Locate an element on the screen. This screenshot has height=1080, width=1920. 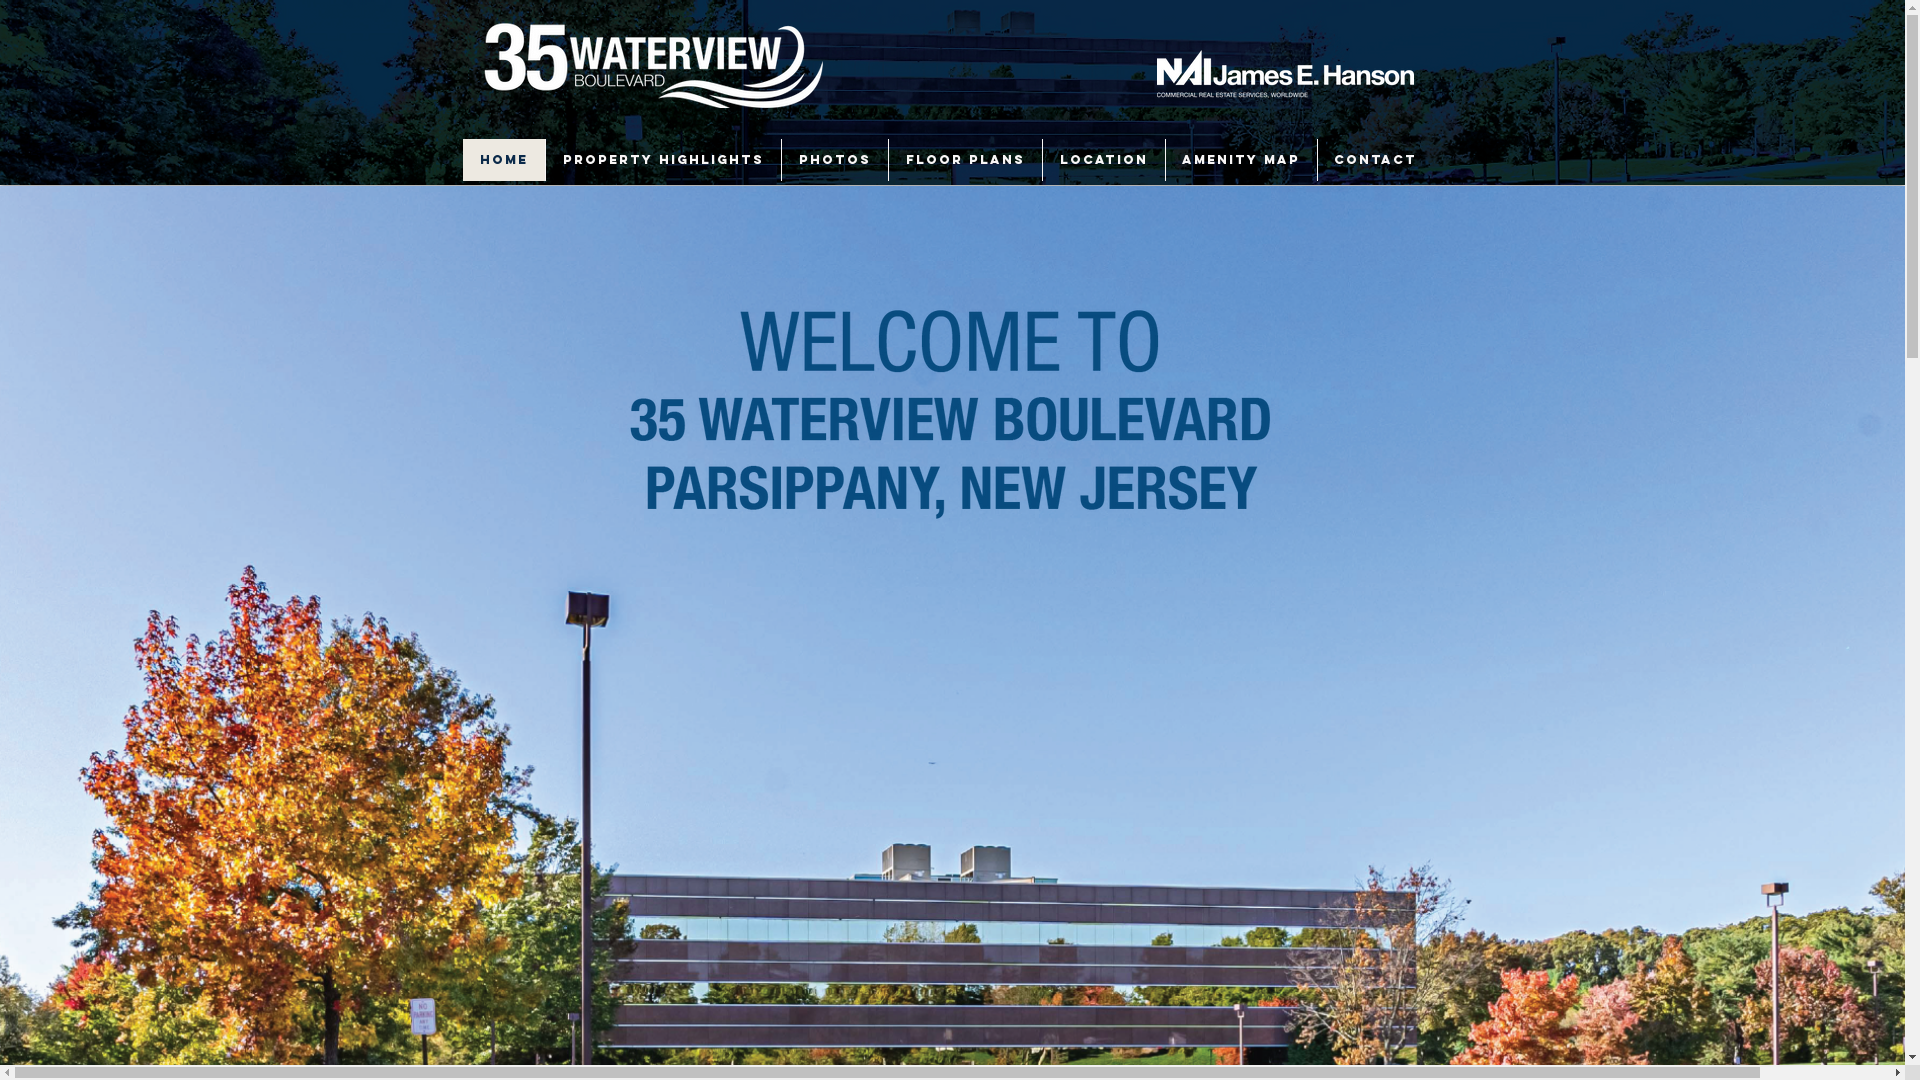
'LOCATION' is located at coordinates (1102, 158).